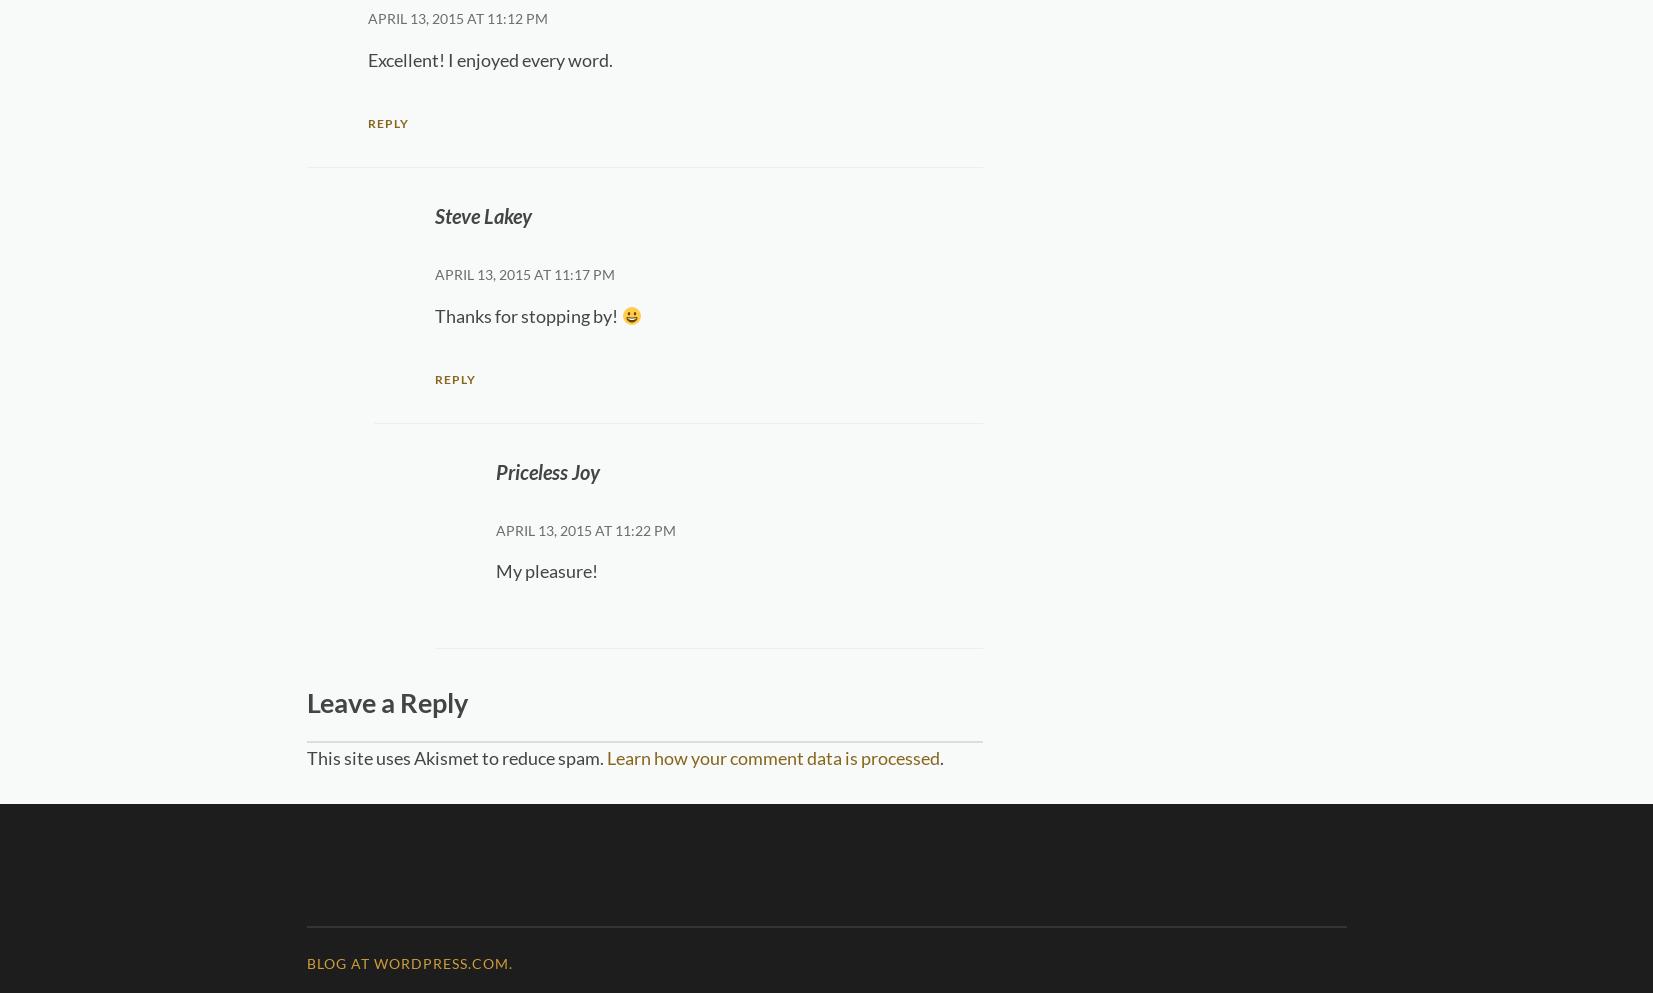 The height and width of the screenshot is (993, 1653). Describe the element at coordinates (407, 963) in the screenshot. I see `'Blog at WordPress.com.'` at that location.